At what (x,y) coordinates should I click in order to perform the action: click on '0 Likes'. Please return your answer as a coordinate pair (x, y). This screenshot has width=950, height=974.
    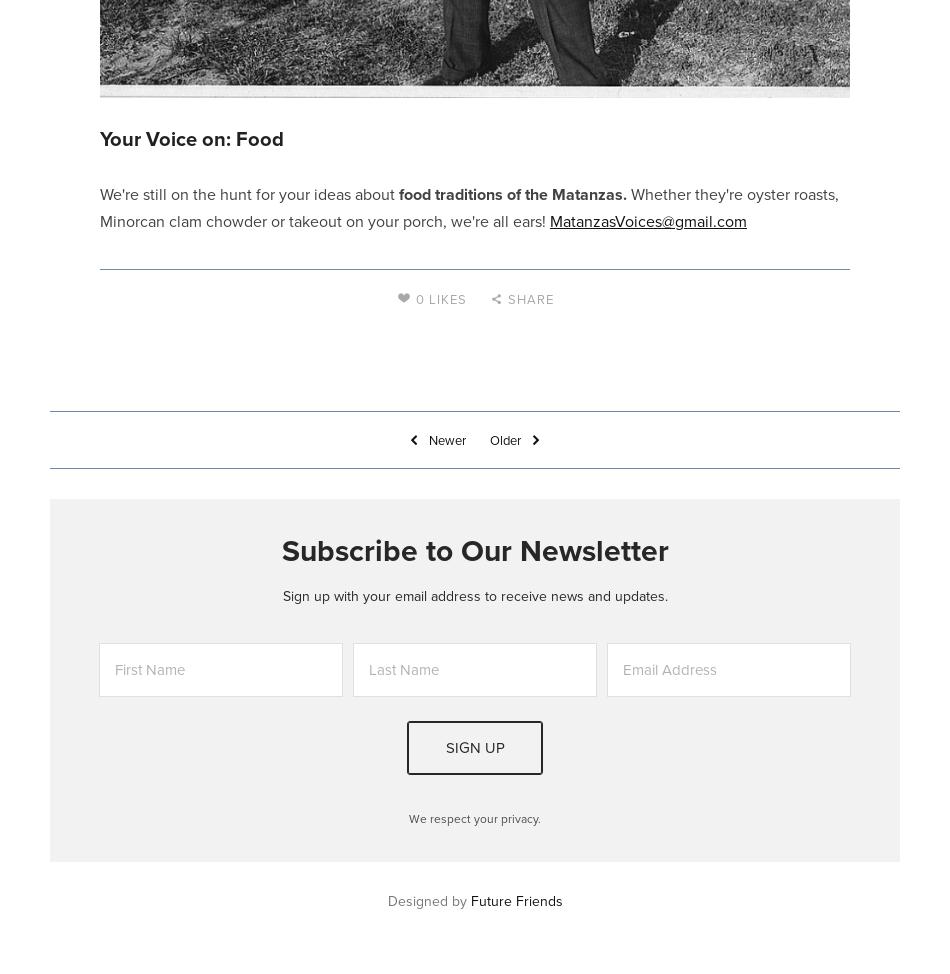
    Looking at the image, I should click on (440, 297).